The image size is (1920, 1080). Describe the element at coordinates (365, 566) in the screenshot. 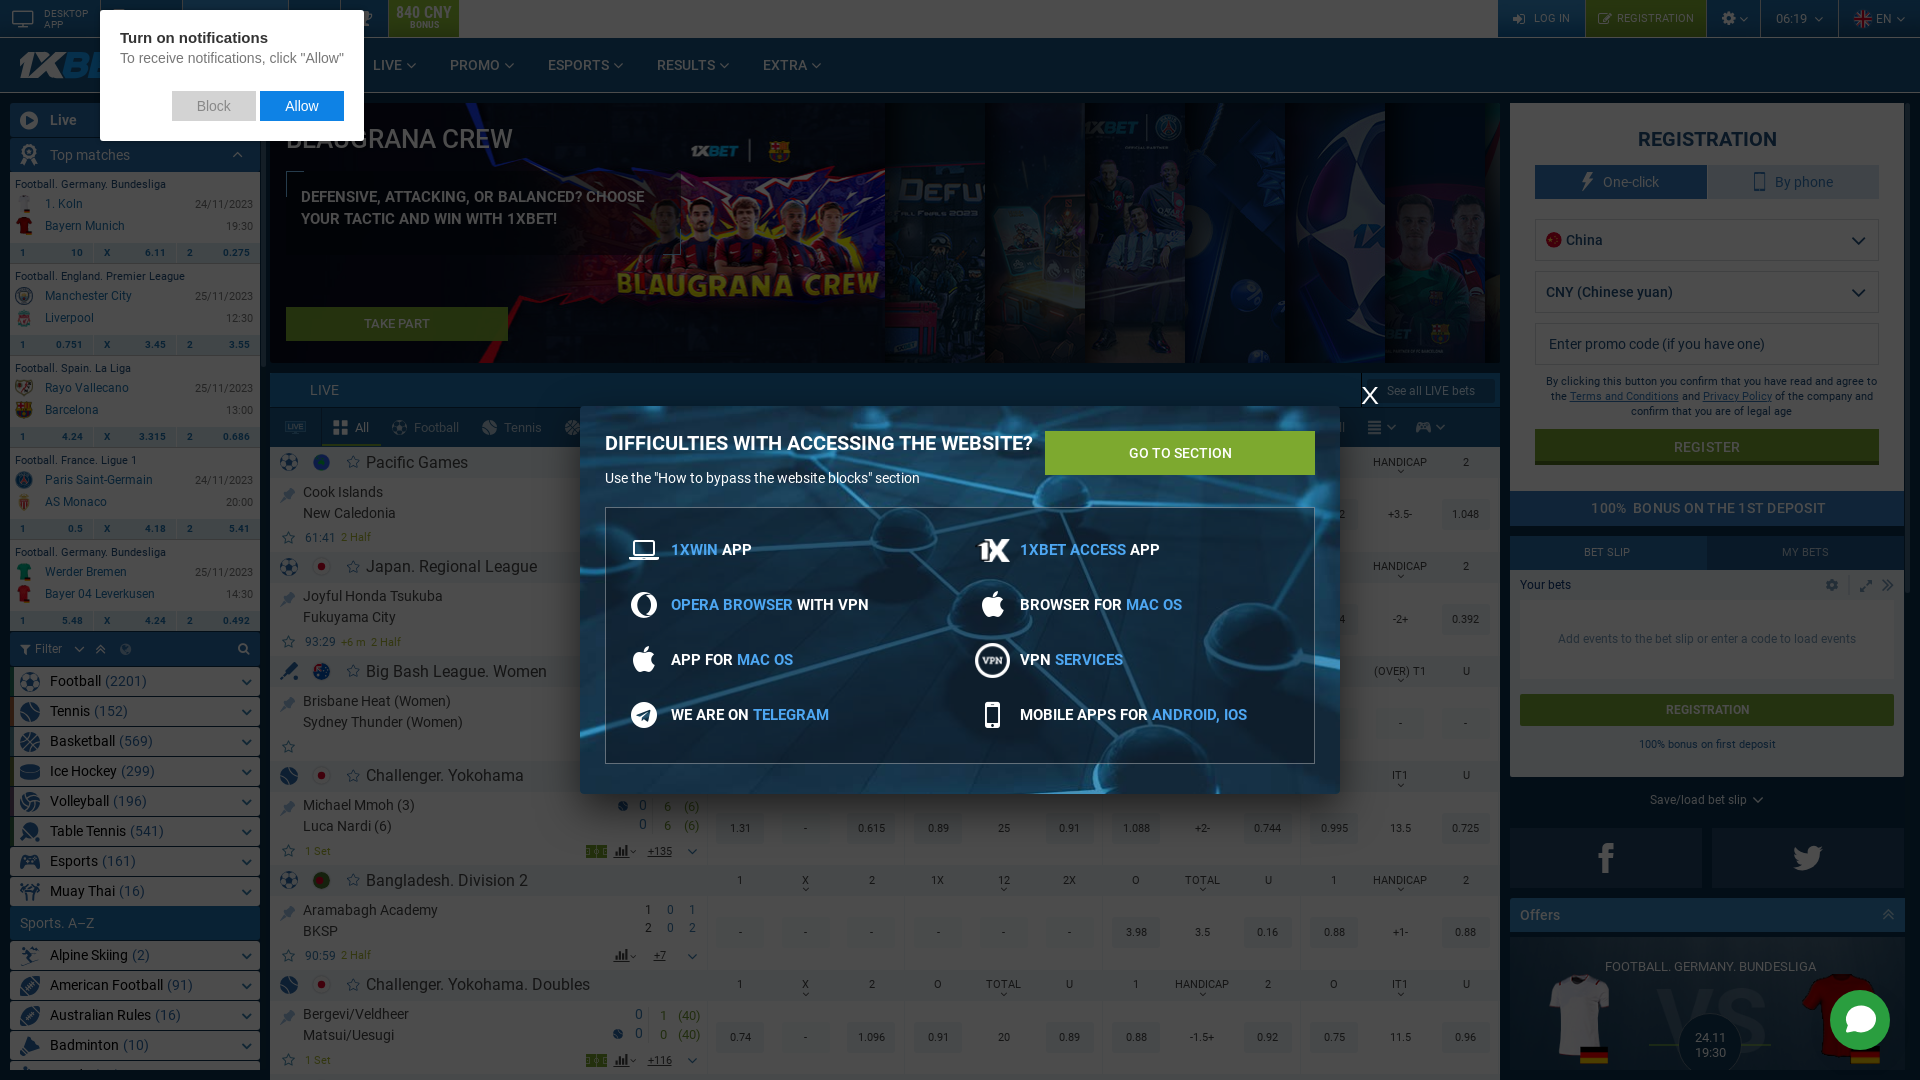

I see `'Japan. Regional League'` at that location.